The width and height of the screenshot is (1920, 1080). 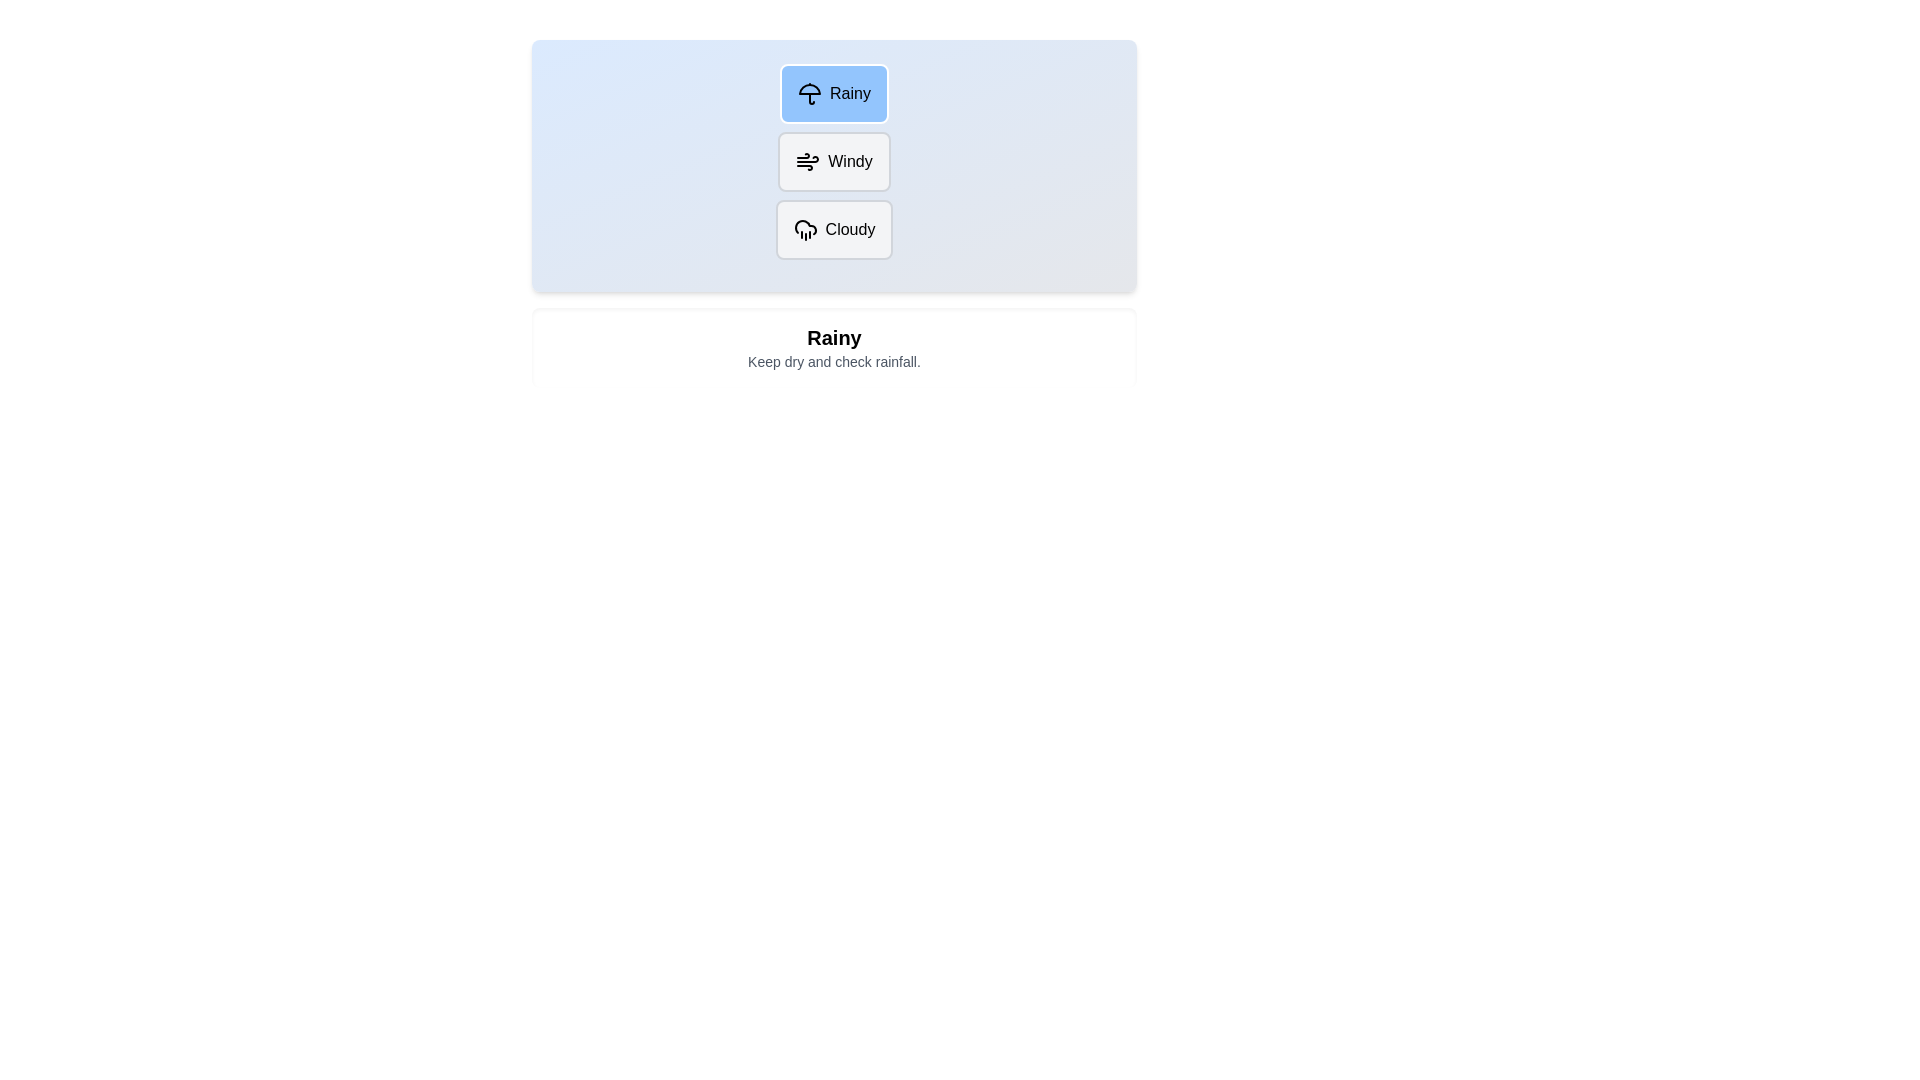 What do you see at coordinates (834, 229) in the screenshot?
I see `the Cloudy tab by clicking on it` at bounding box center [834, 229].